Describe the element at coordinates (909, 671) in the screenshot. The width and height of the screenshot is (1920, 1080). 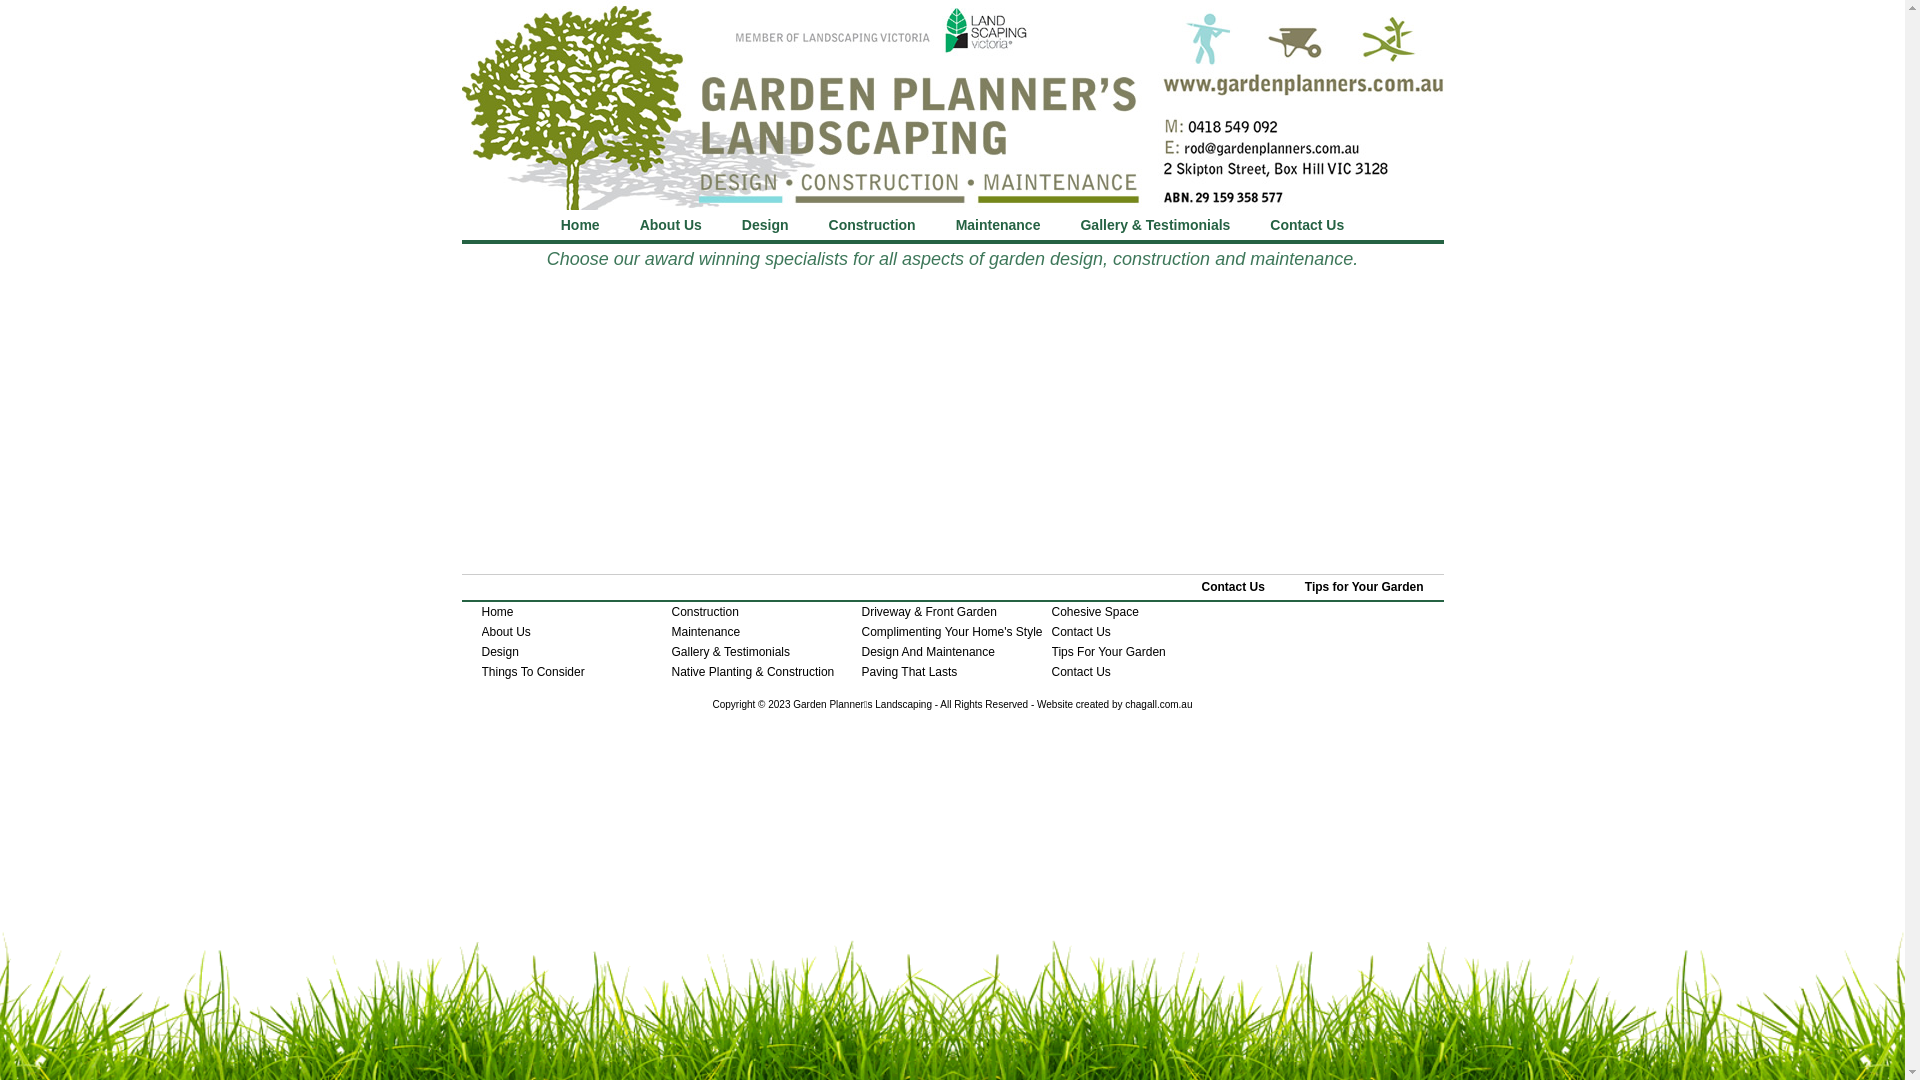
I see `'Paving That Lasts'` at that location.